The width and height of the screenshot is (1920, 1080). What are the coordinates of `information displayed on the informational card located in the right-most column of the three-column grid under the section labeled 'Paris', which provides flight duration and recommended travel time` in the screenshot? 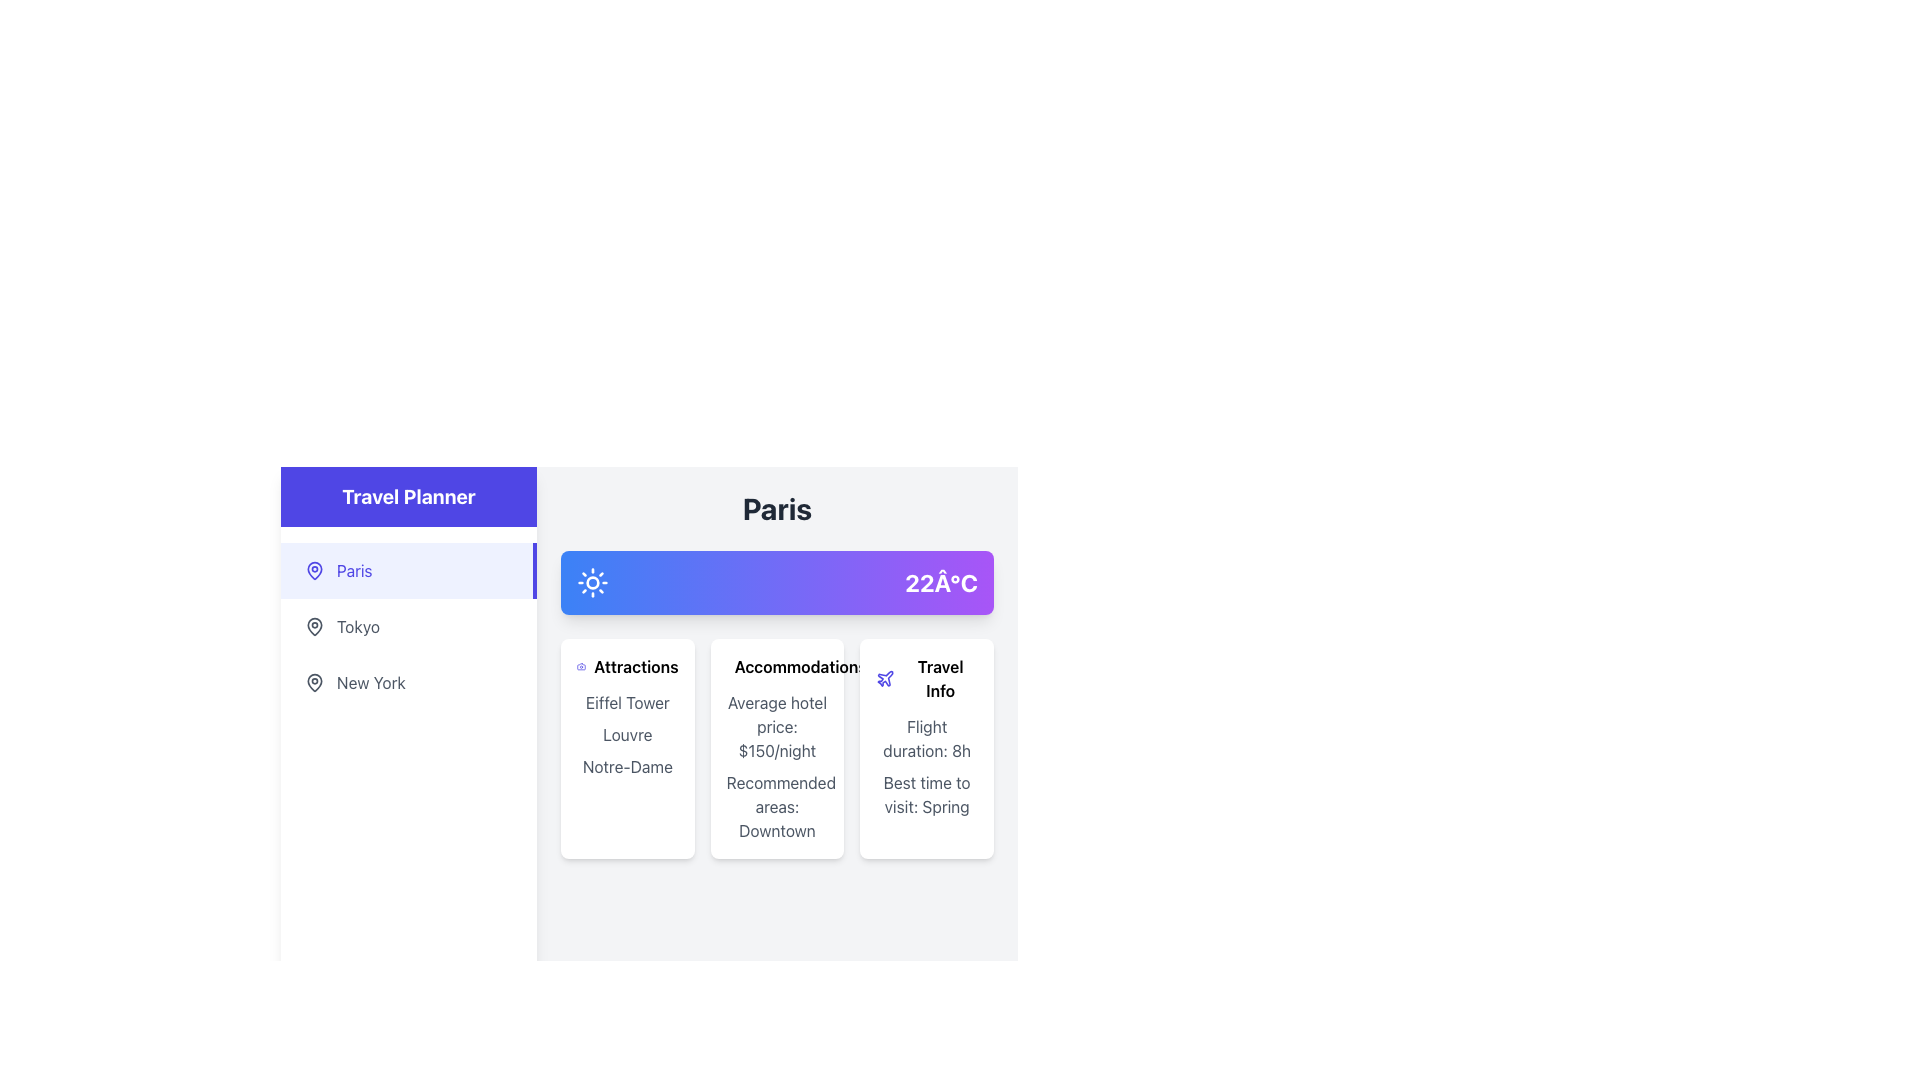 It's located at (926, 748).